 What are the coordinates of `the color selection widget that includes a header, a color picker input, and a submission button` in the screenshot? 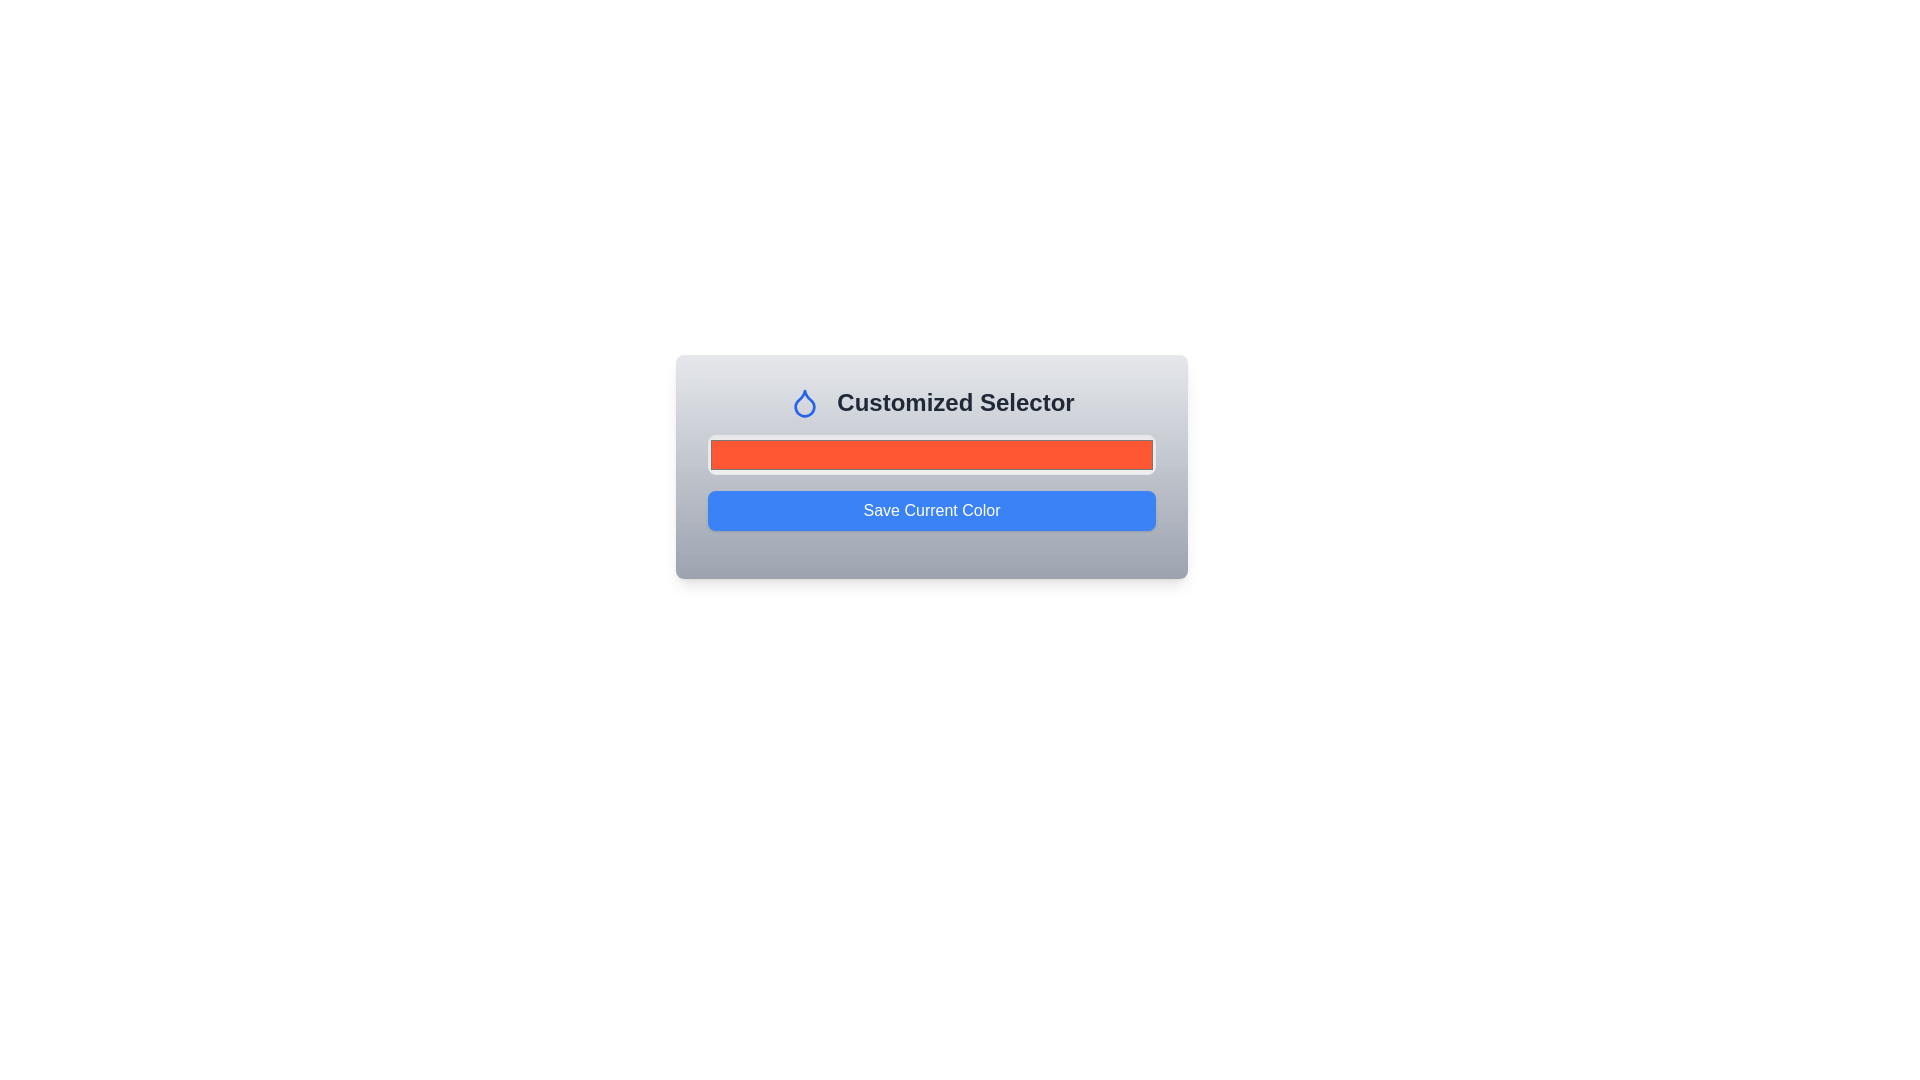 It's located at (930, 466).